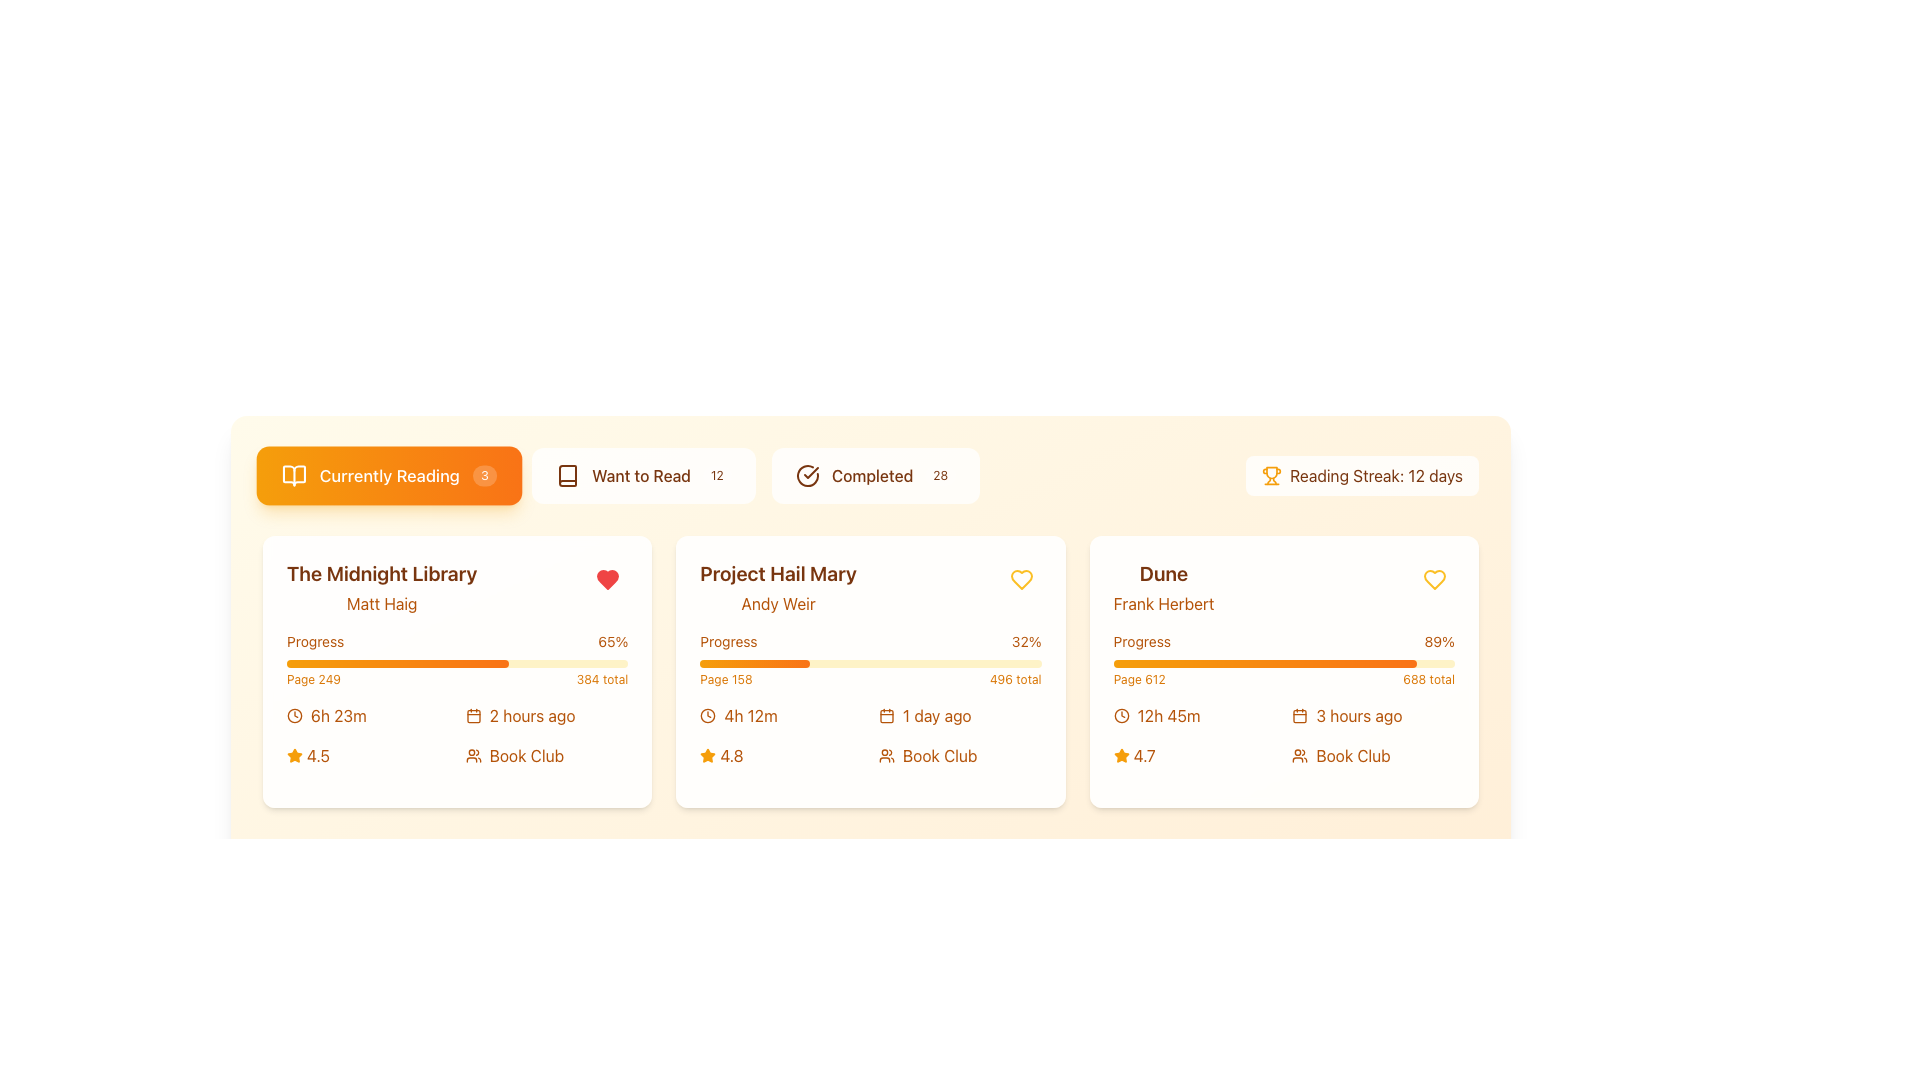 This screenshot has width=1920, height=1080. I want to click on the static text label displaying 'Book Club' in bold amber color, which is located within a card layout under the ratings section, so click(939, 756).